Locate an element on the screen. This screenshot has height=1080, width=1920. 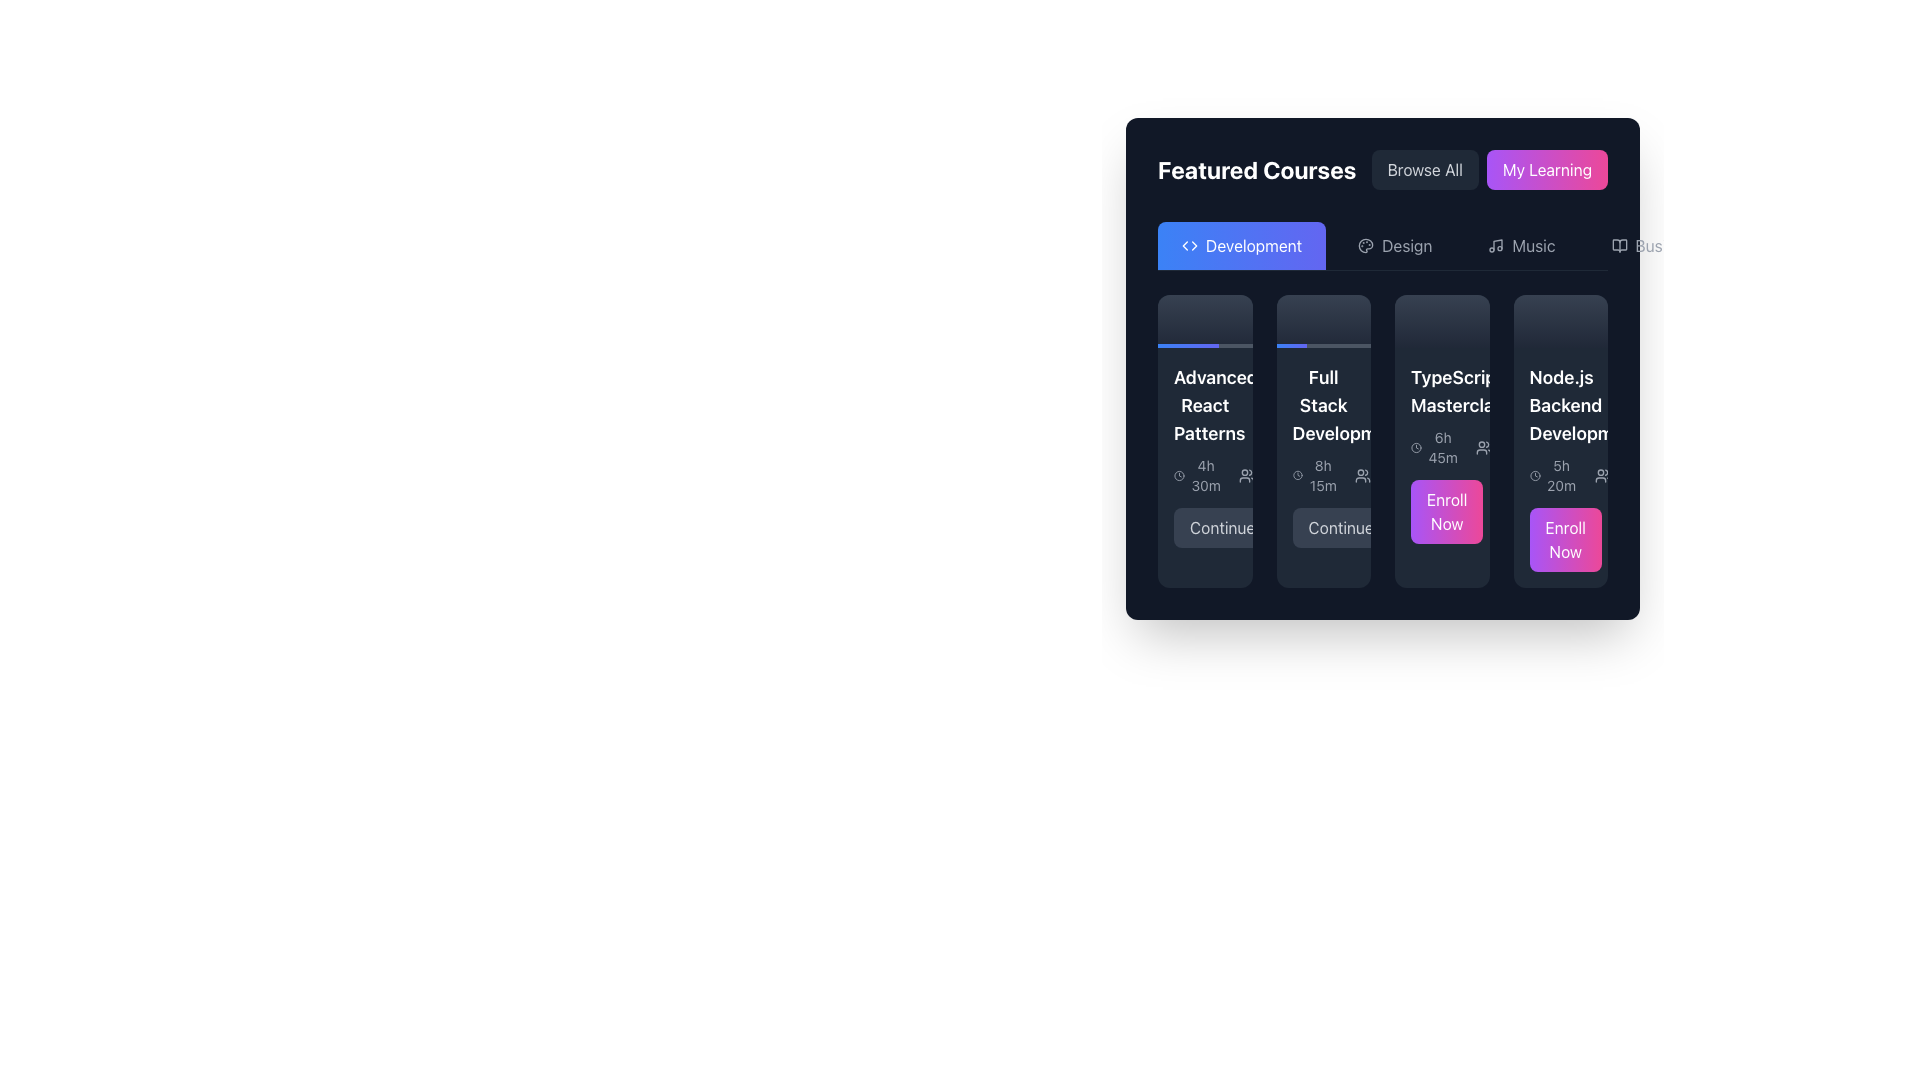
the 'Continue' button in the Course overview module located in the second column under the 'Development' tab to proceed with the course is located at coordinates (1323, 456).